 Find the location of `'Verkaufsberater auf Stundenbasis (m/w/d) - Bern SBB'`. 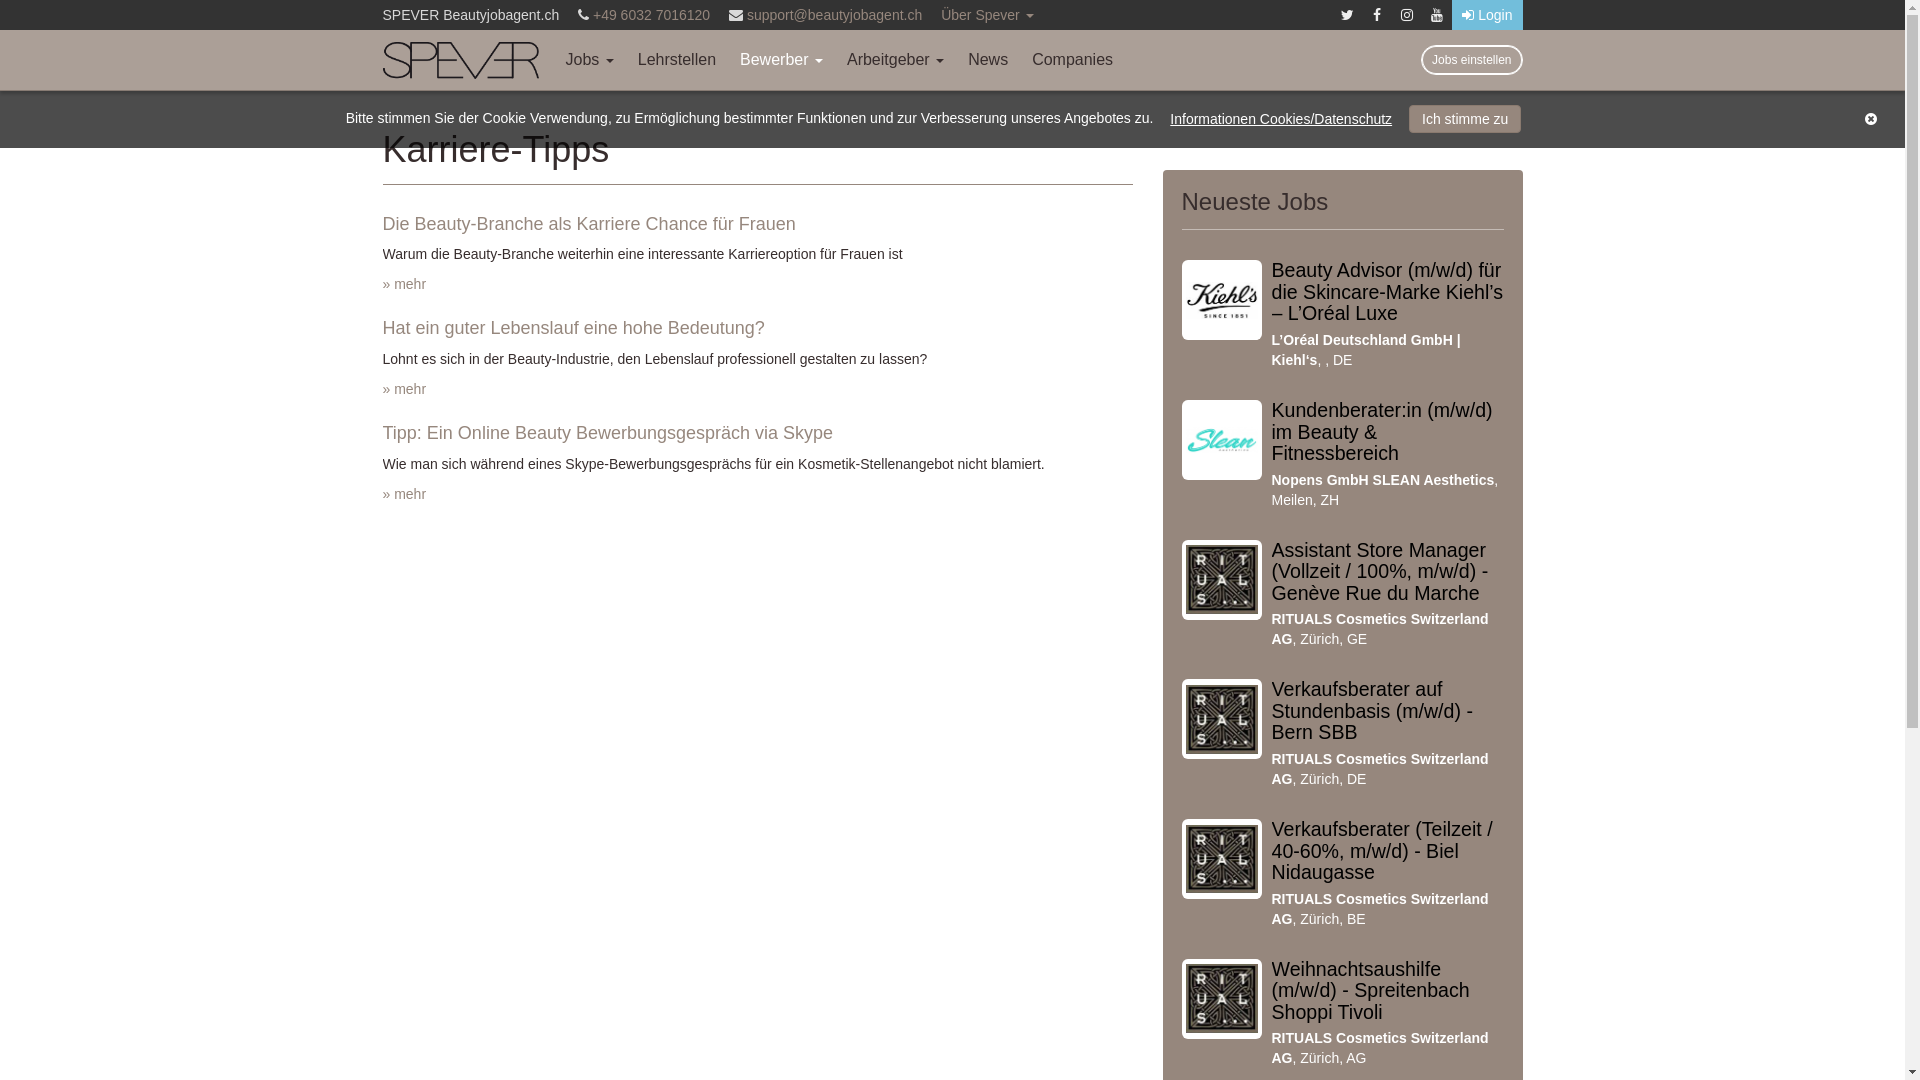

'Verkaufsberater auf Stundenbasis (m/w/d) - Bern SBB' is located at coordinates (1371, 709).